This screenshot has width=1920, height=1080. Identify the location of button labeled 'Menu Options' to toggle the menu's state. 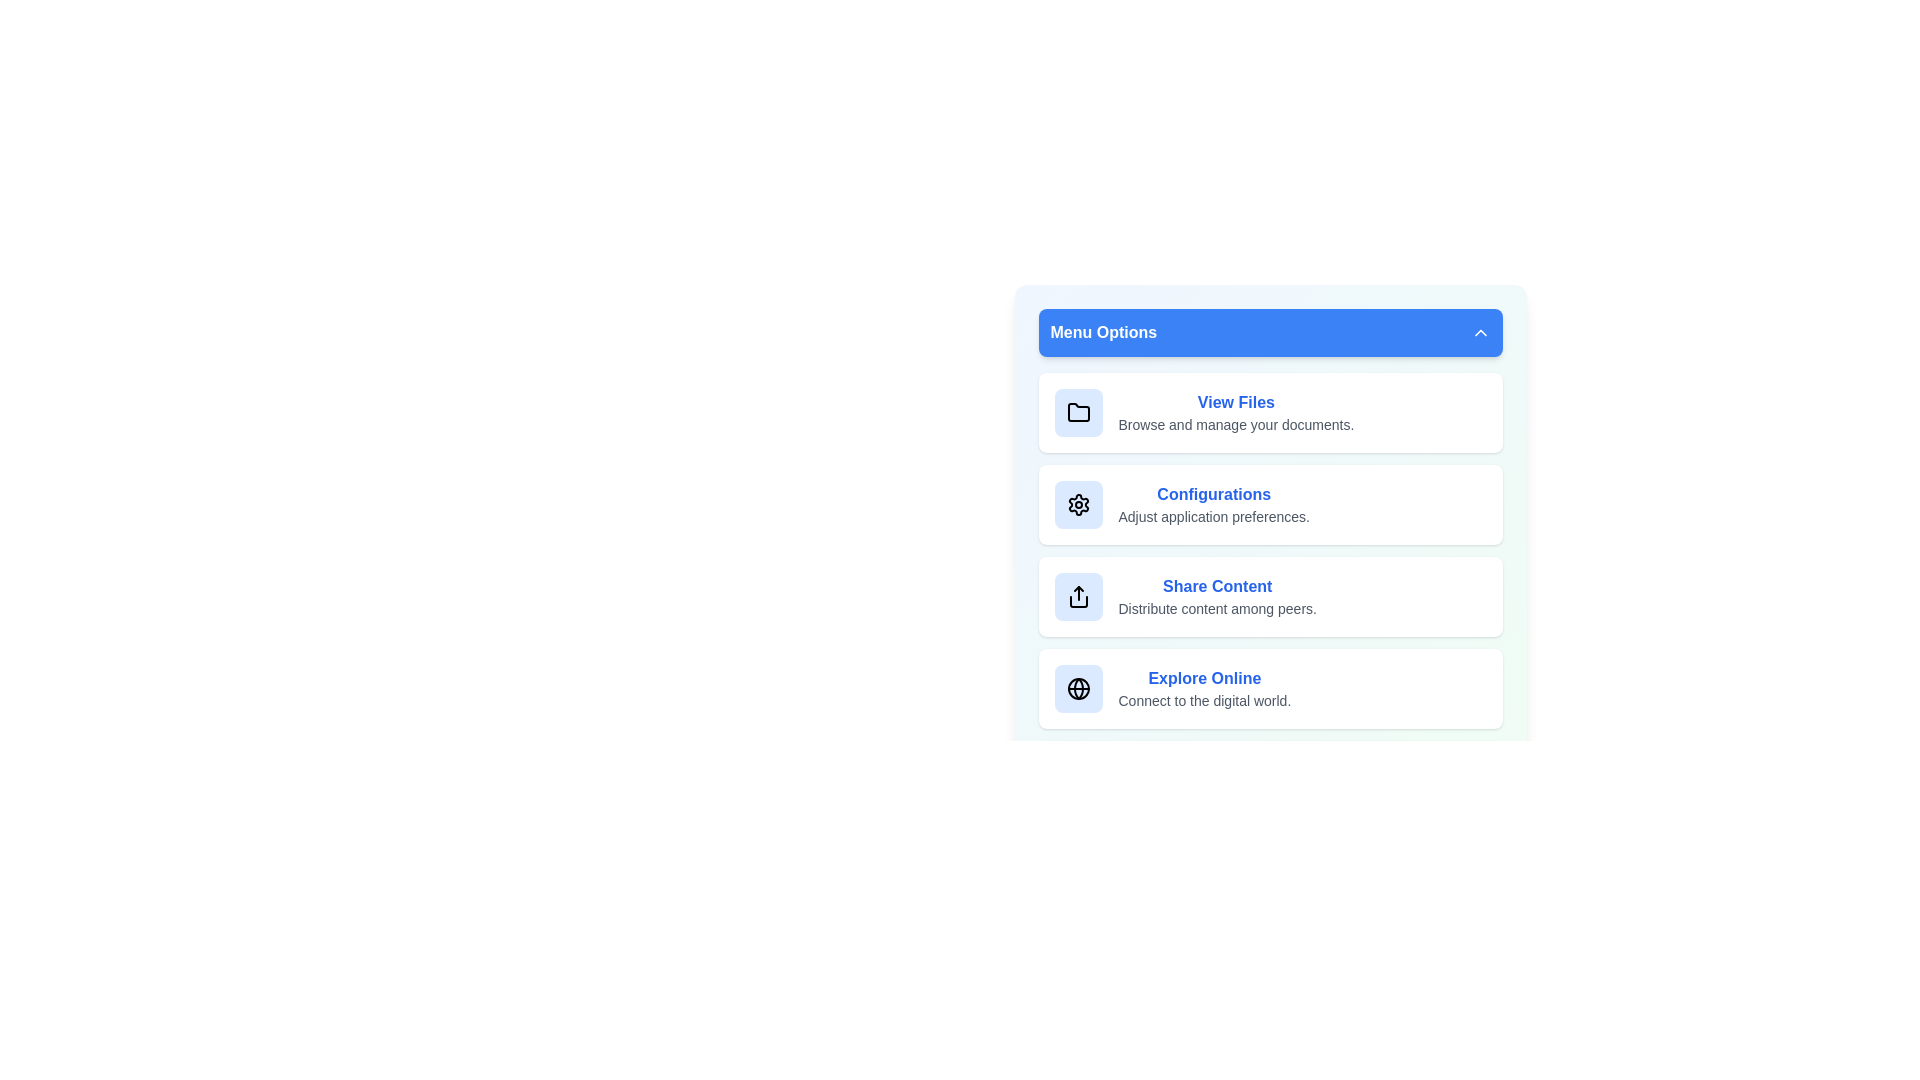
(1269, 331).